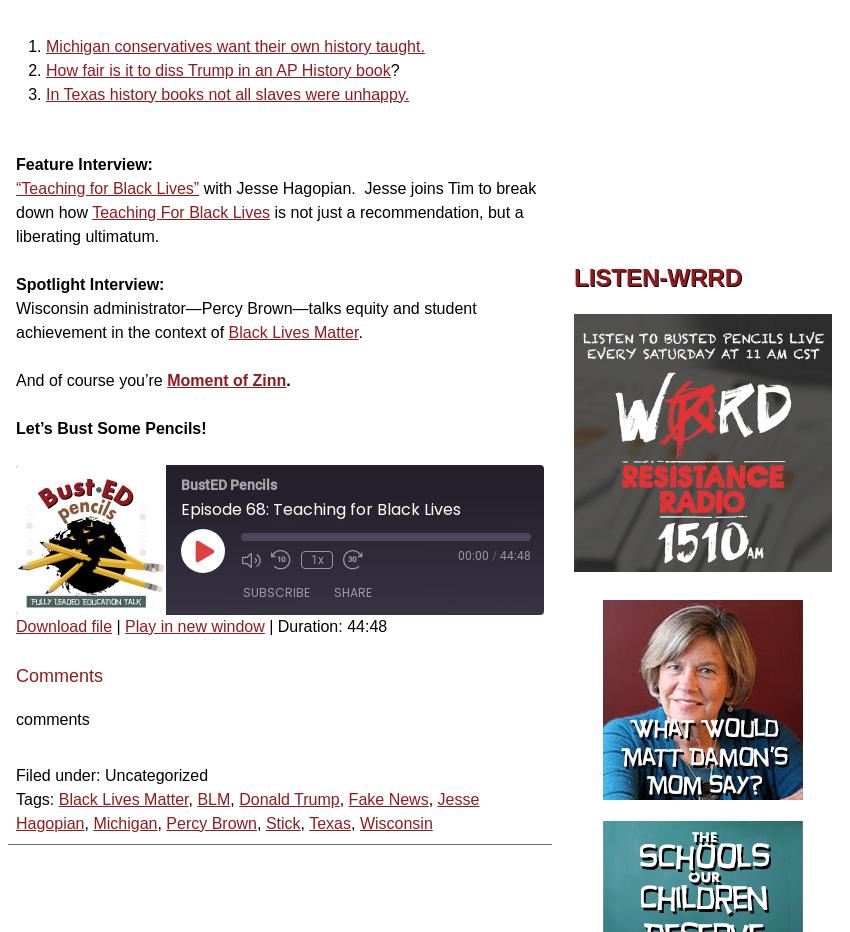 The width and height of the screenshot is (850, 932). I want to click on 'Tags:', so click(34, 798).